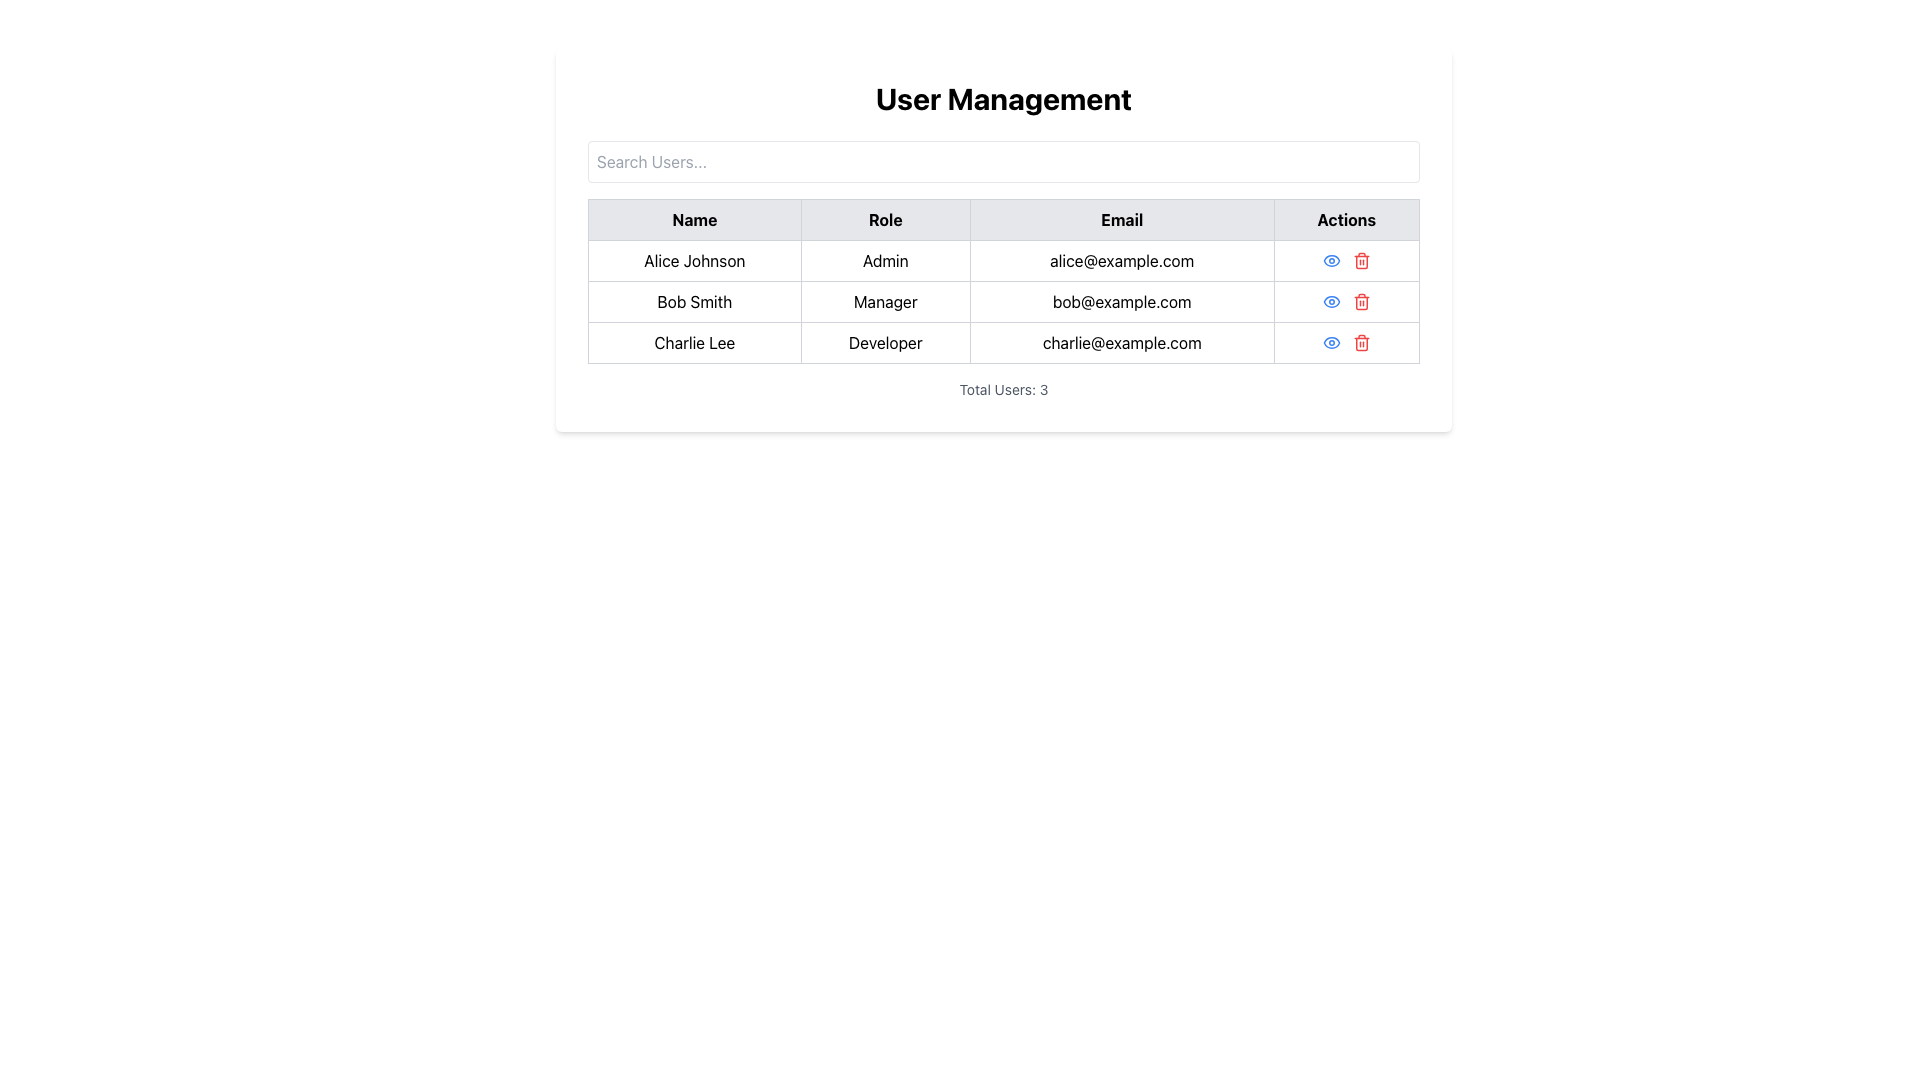 This screenshot has width=1920, height=1080. What do you see at coordinates (694, 342) in the screenshot?
I see `the name entry cell in the user management table, which is the first cell in the third row, positioned above 'Total Users: 3' and beside the 'Role' column's 'Developer' entry` at bounding box center [694, 342].